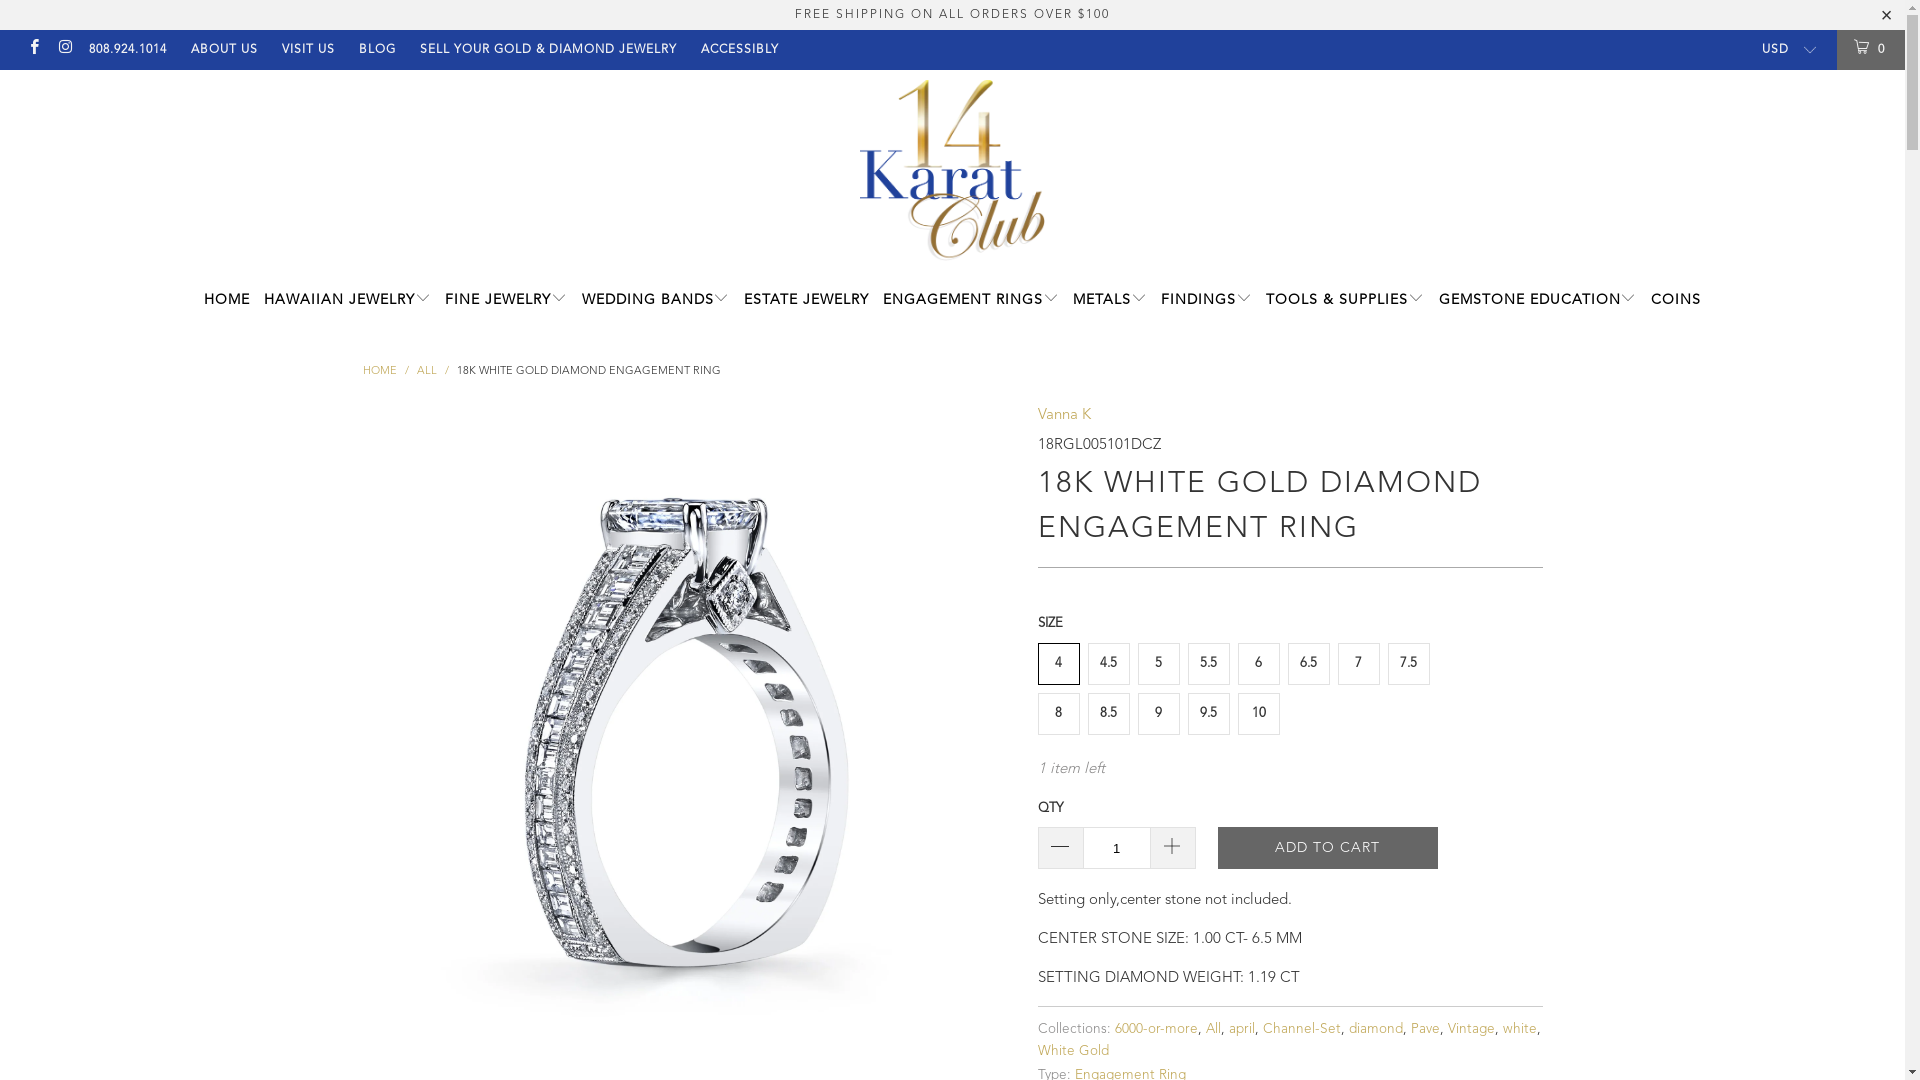 Image resolution: width=1920 pixels, height=1080 pixels. I want to click on '808.924.1014', so click(125, 49).